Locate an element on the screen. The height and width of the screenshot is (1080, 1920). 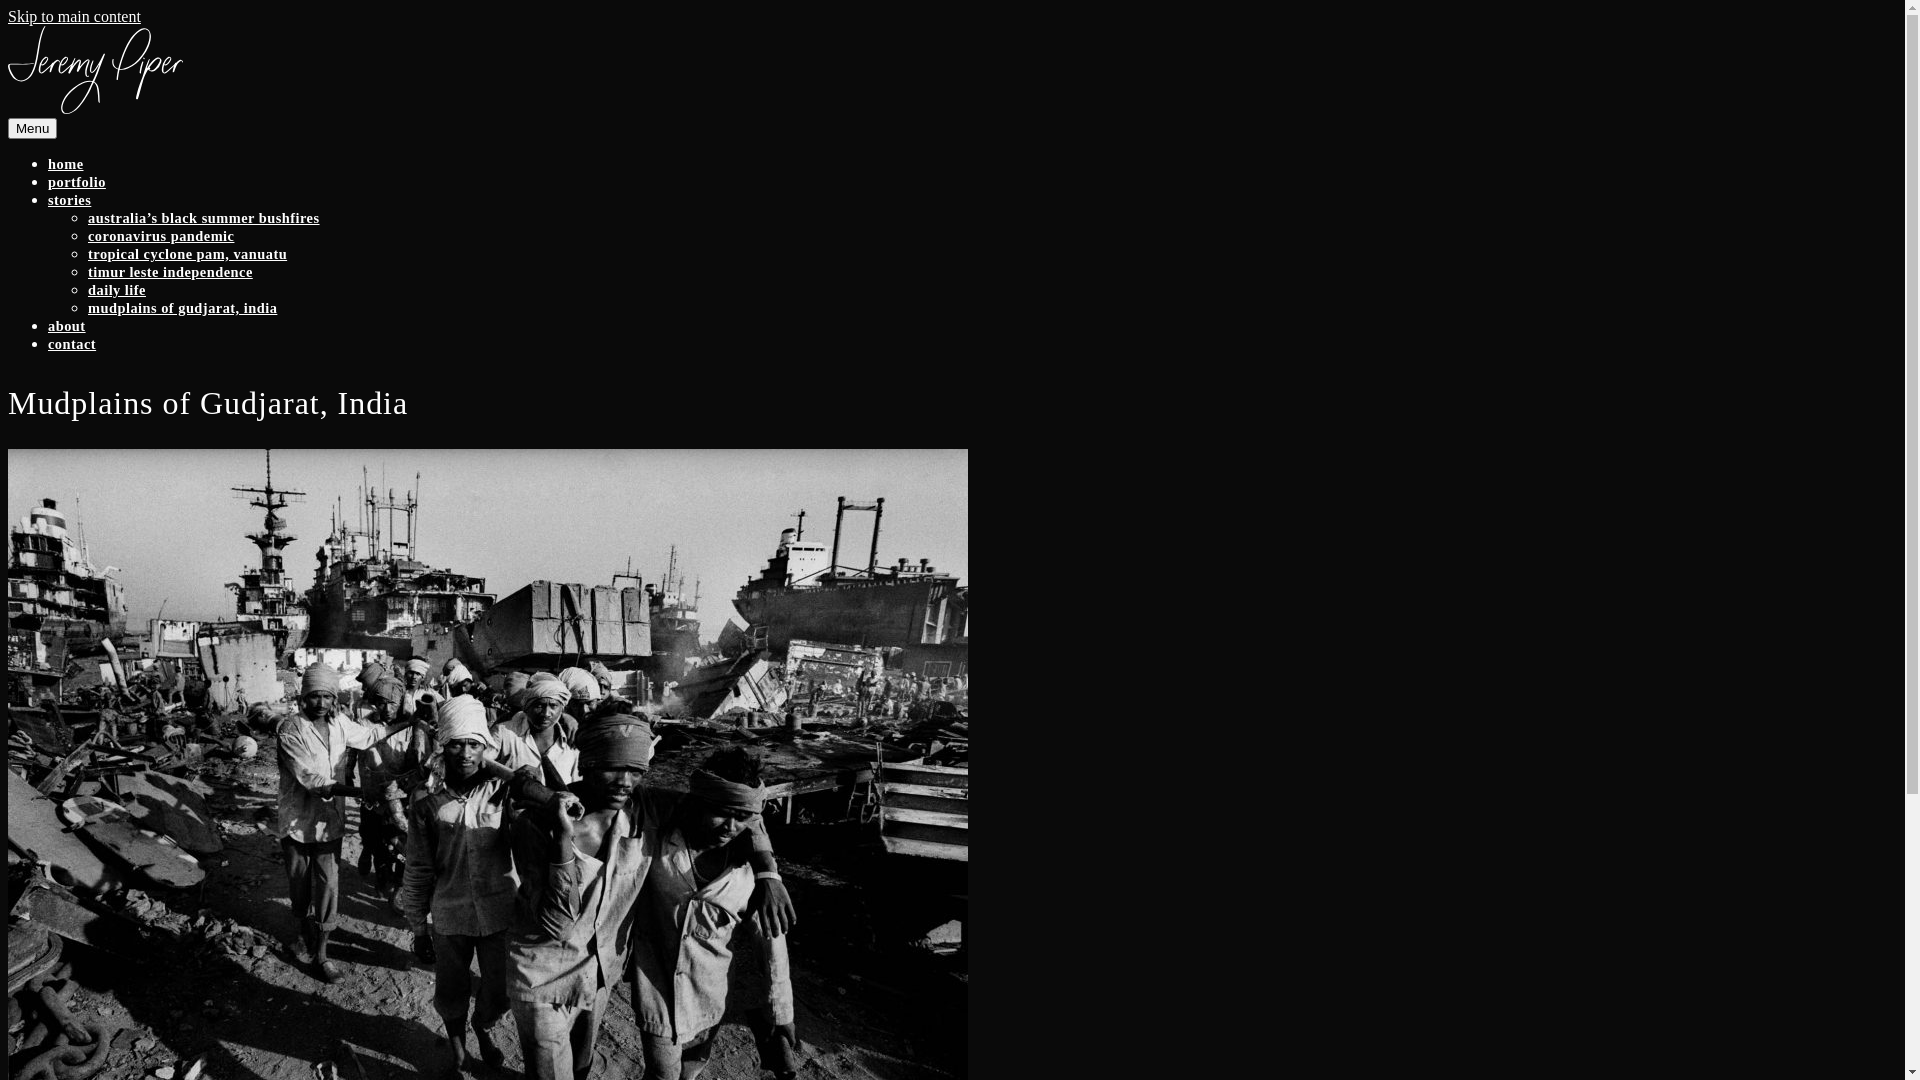
'stories' is located at coordinates (69, 200).